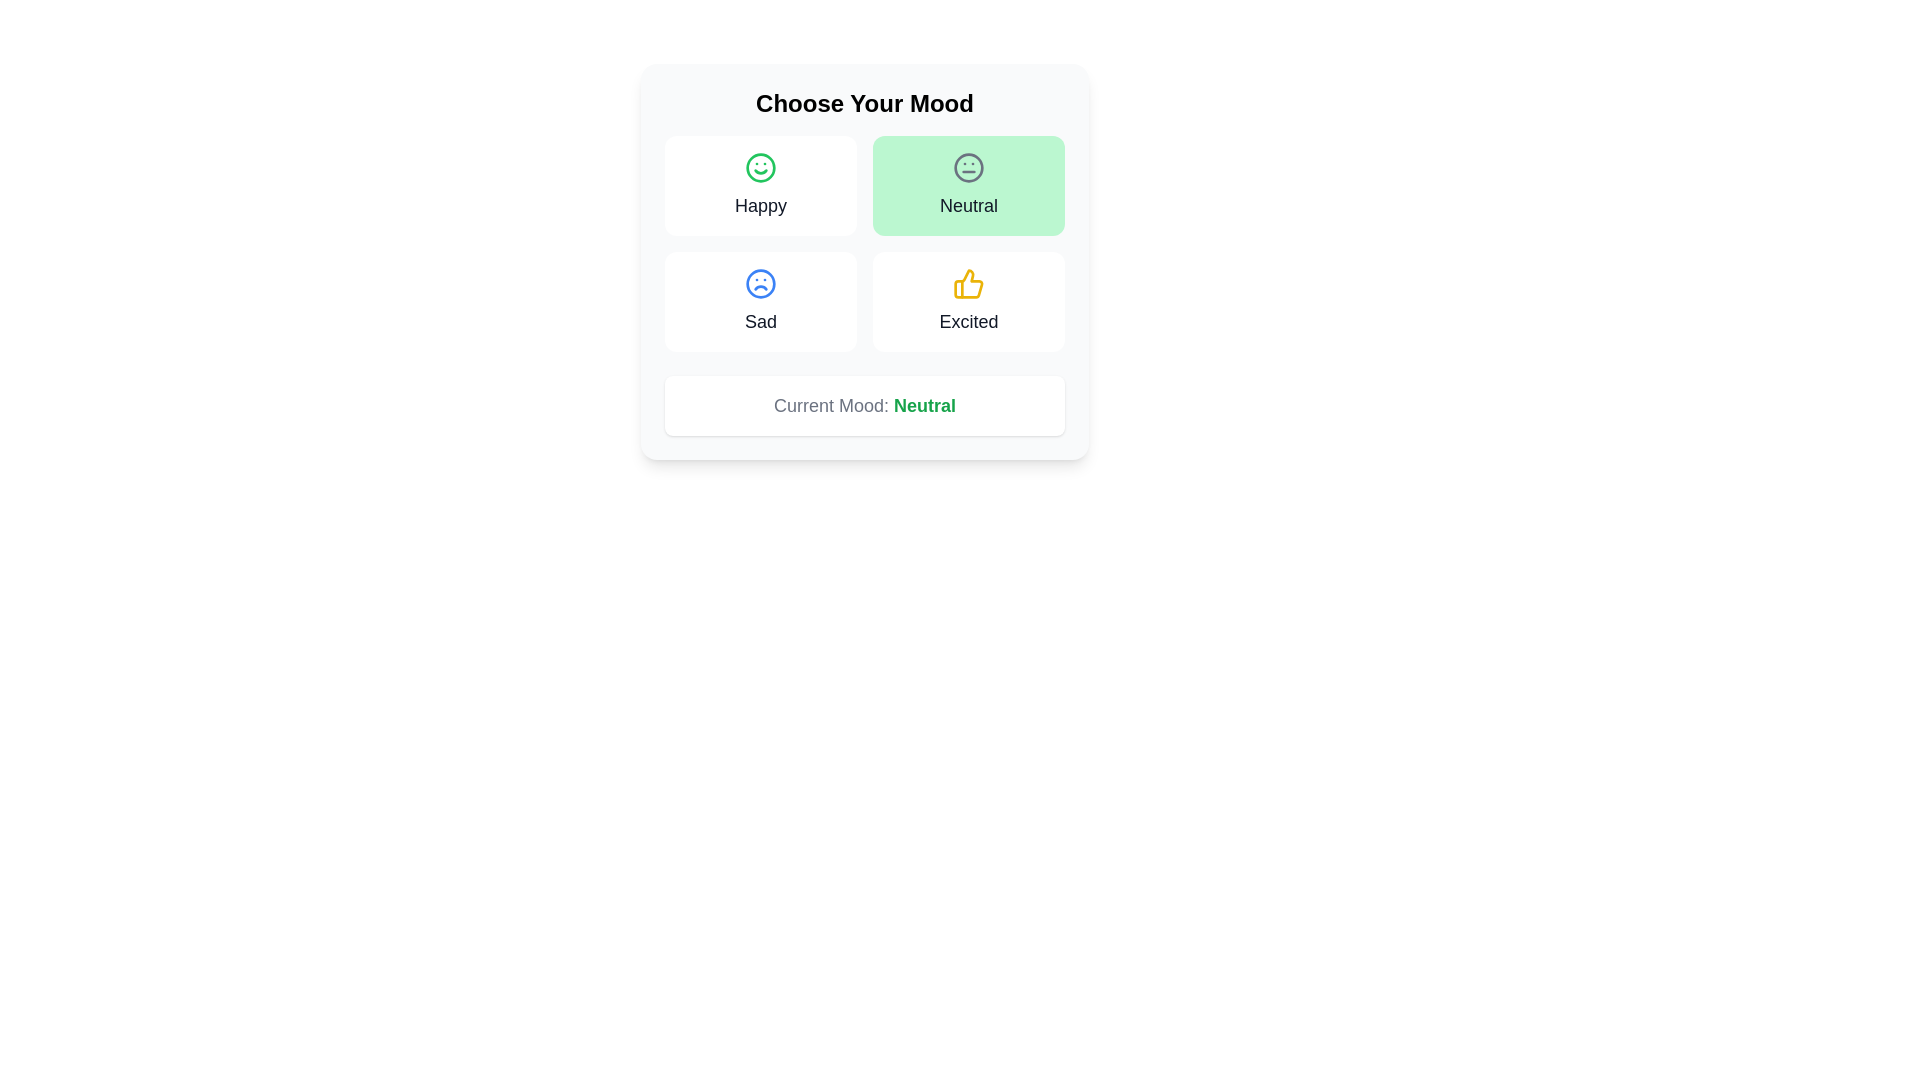  Describe the element at coordinates (760, 301) in the screenshot. I see `the 'Sad' mood button located in the bottom-left quadrant of the mood selection grid` at that location.